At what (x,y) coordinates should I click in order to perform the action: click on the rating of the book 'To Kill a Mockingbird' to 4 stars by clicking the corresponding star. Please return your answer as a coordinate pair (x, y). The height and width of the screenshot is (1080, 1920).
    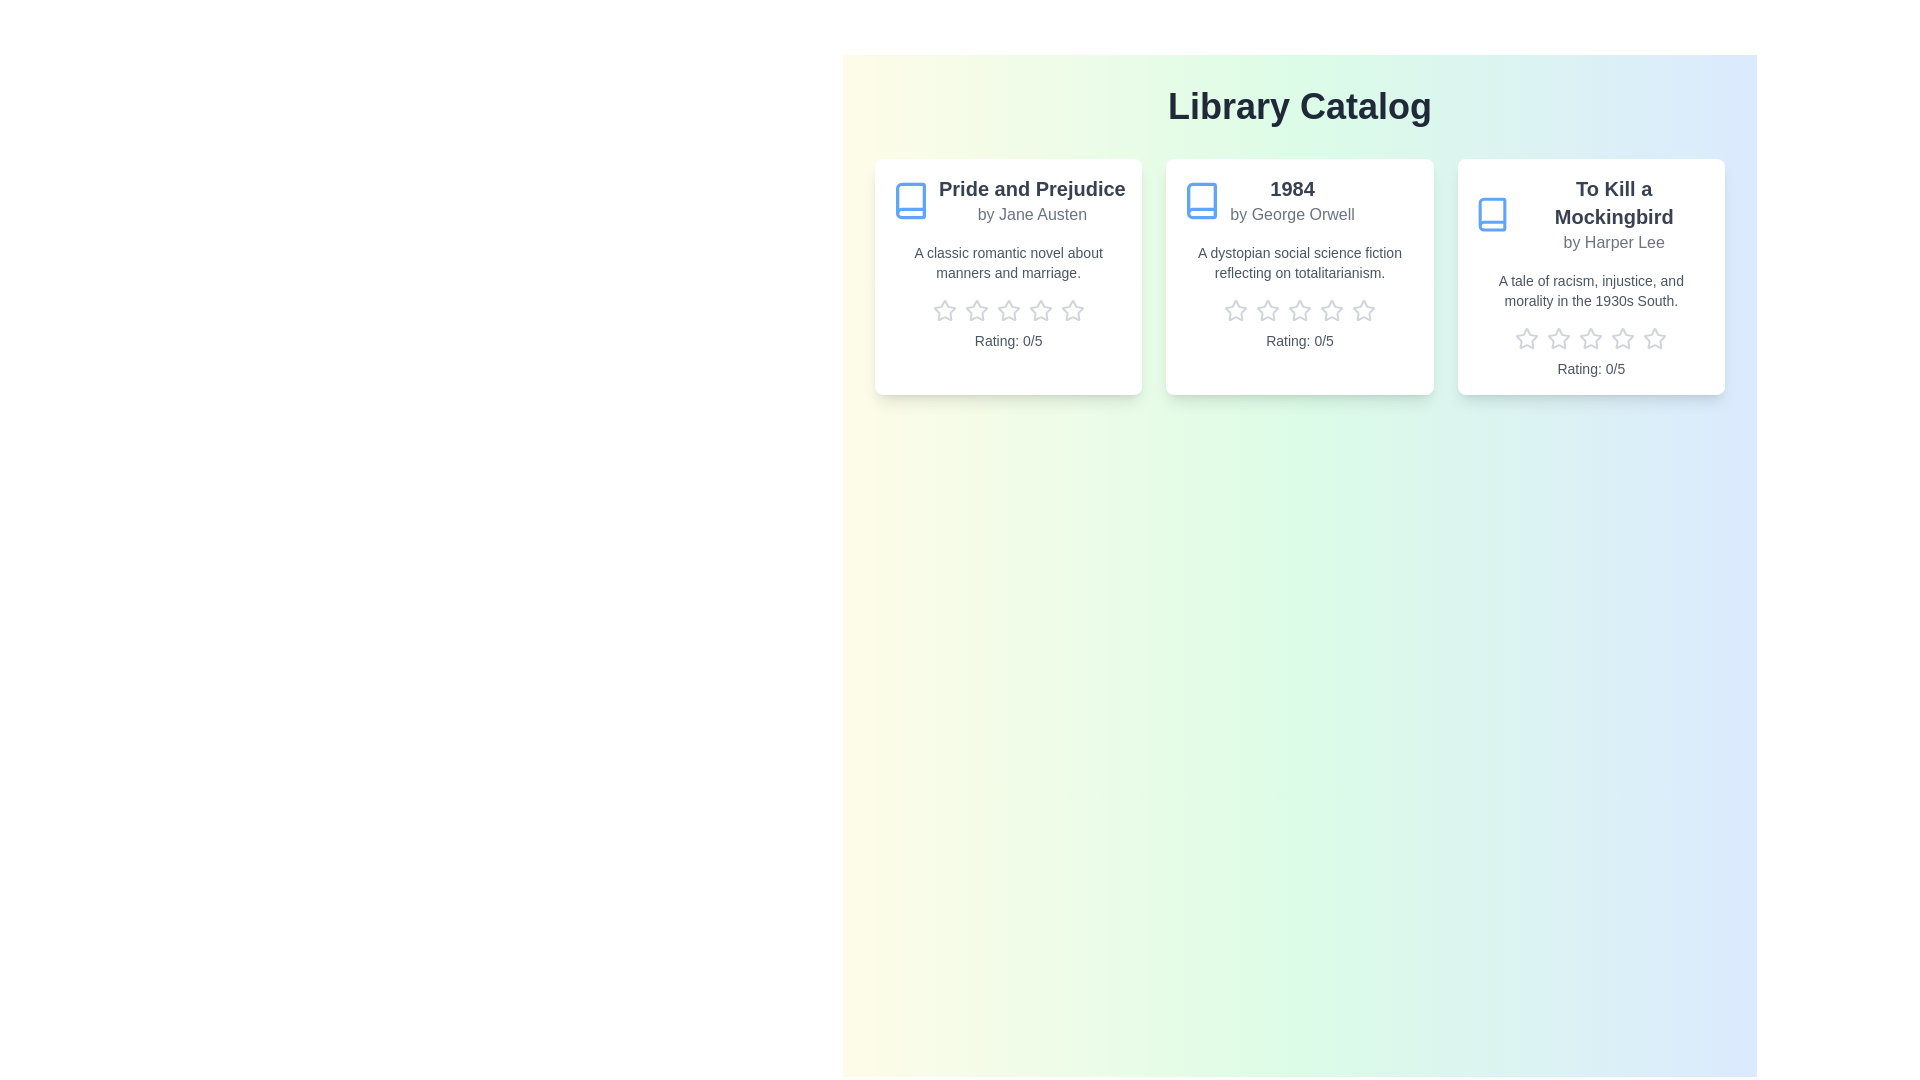
    Looking at the image, I should click on (1623, 338).